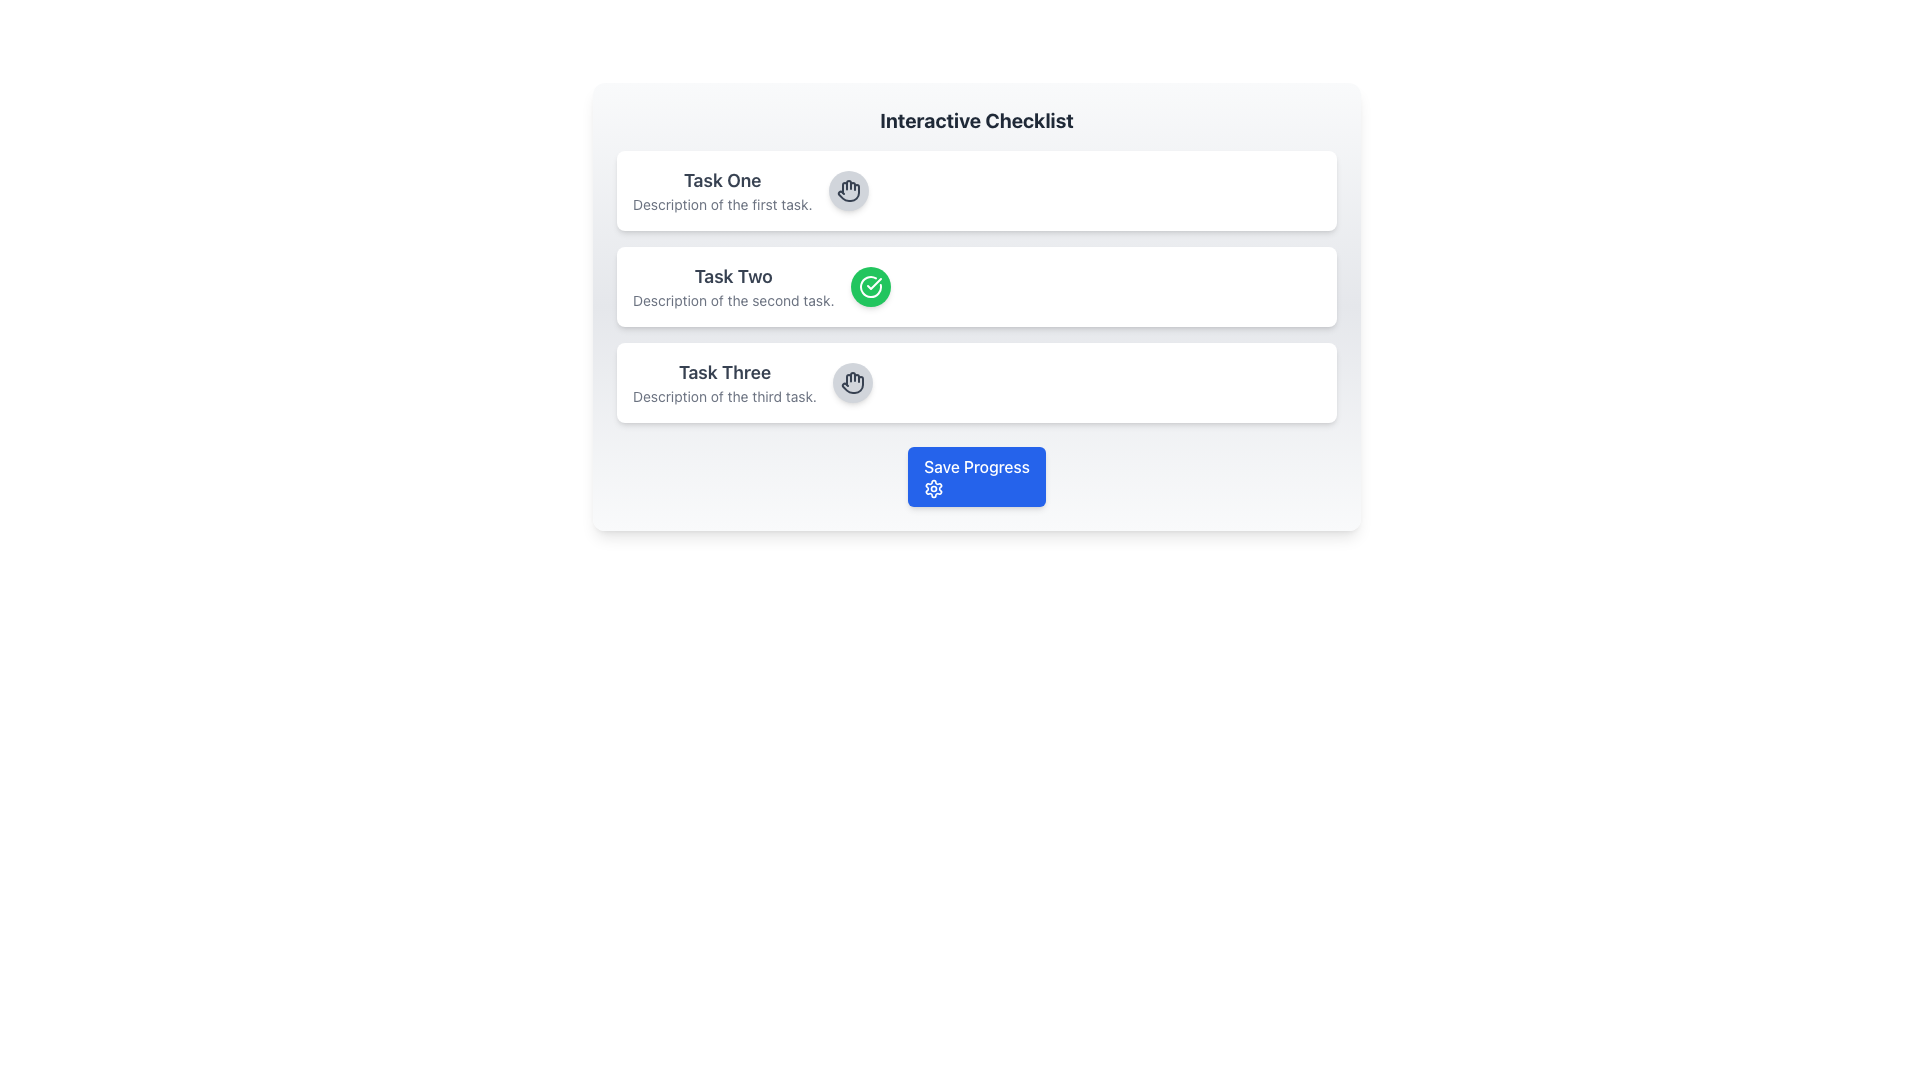 The width and height of the screenshot is (1920, 1080). What do you see at coordinates (977, 191) in the screenshot?
I see `the first task item in the checklist, which displays the task title and description, and includes an action button for marking the task status` at bounding box center [977, 191].